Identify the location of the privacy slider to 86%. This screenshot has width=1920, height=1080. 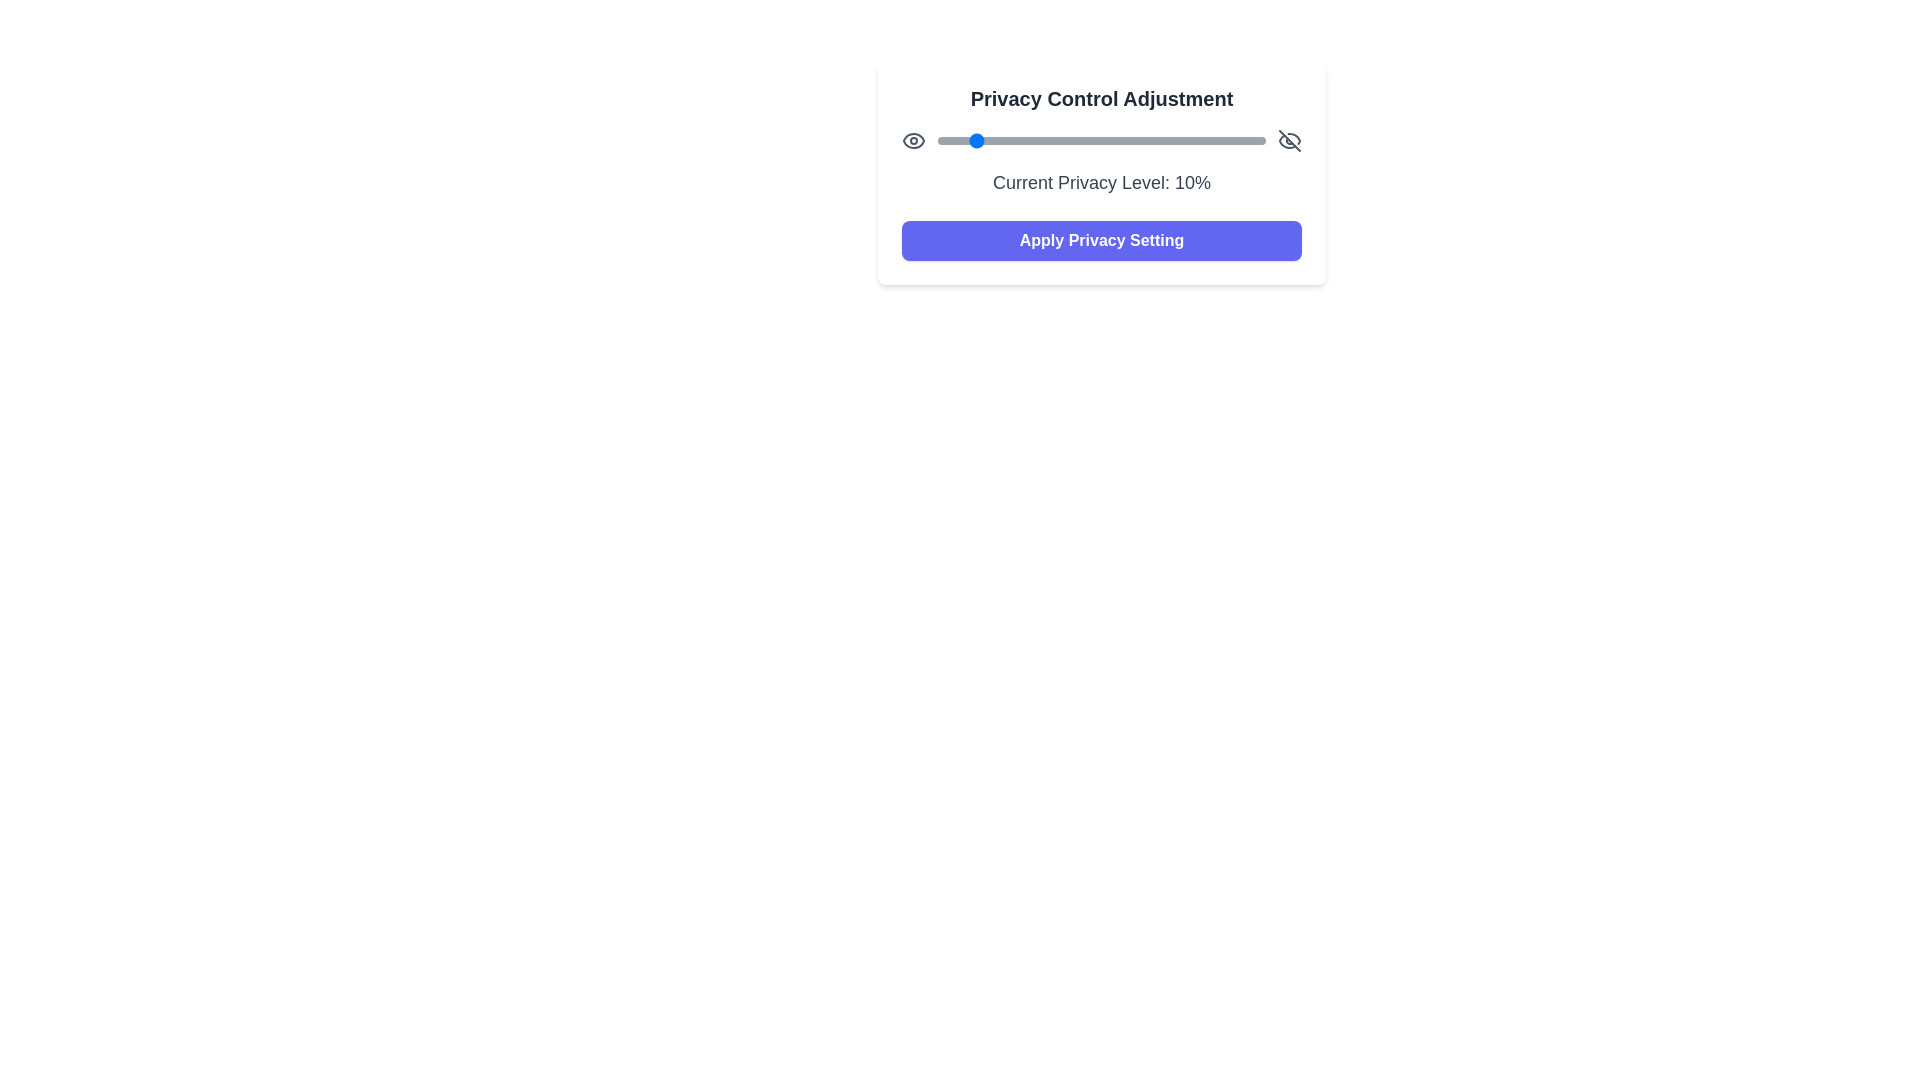
(1219, 140).